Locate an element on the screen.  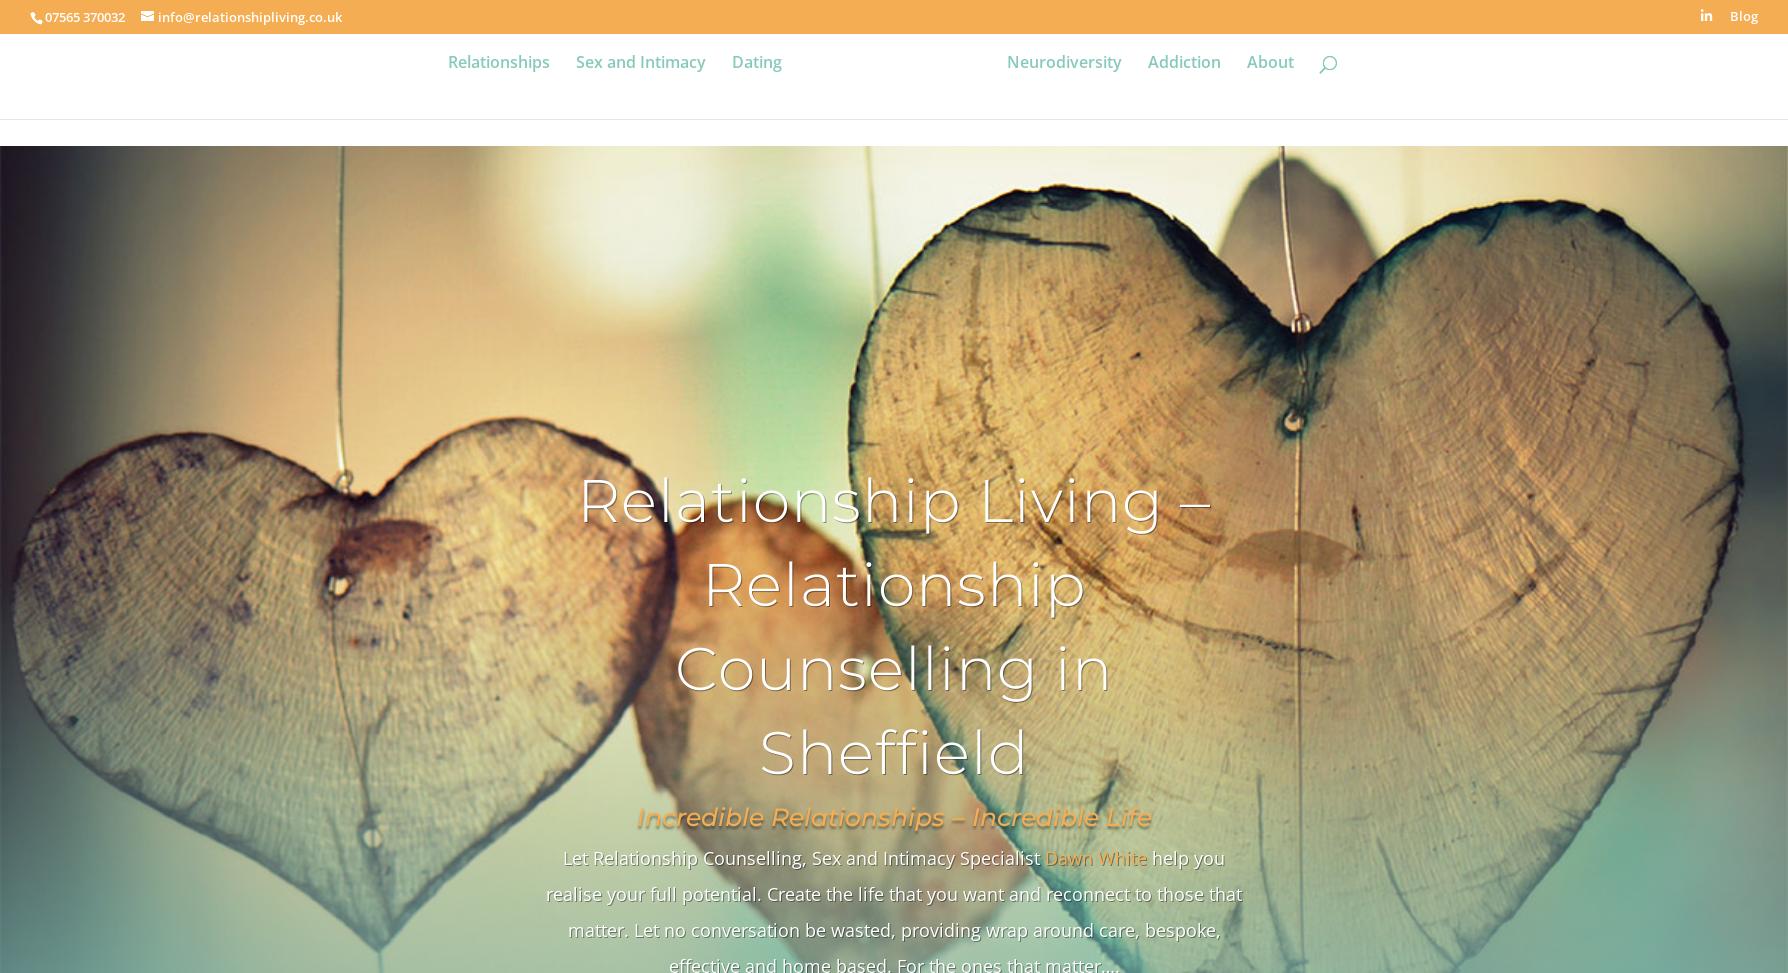
'Sex and Intimacy' is located at coordinates (575, 89).